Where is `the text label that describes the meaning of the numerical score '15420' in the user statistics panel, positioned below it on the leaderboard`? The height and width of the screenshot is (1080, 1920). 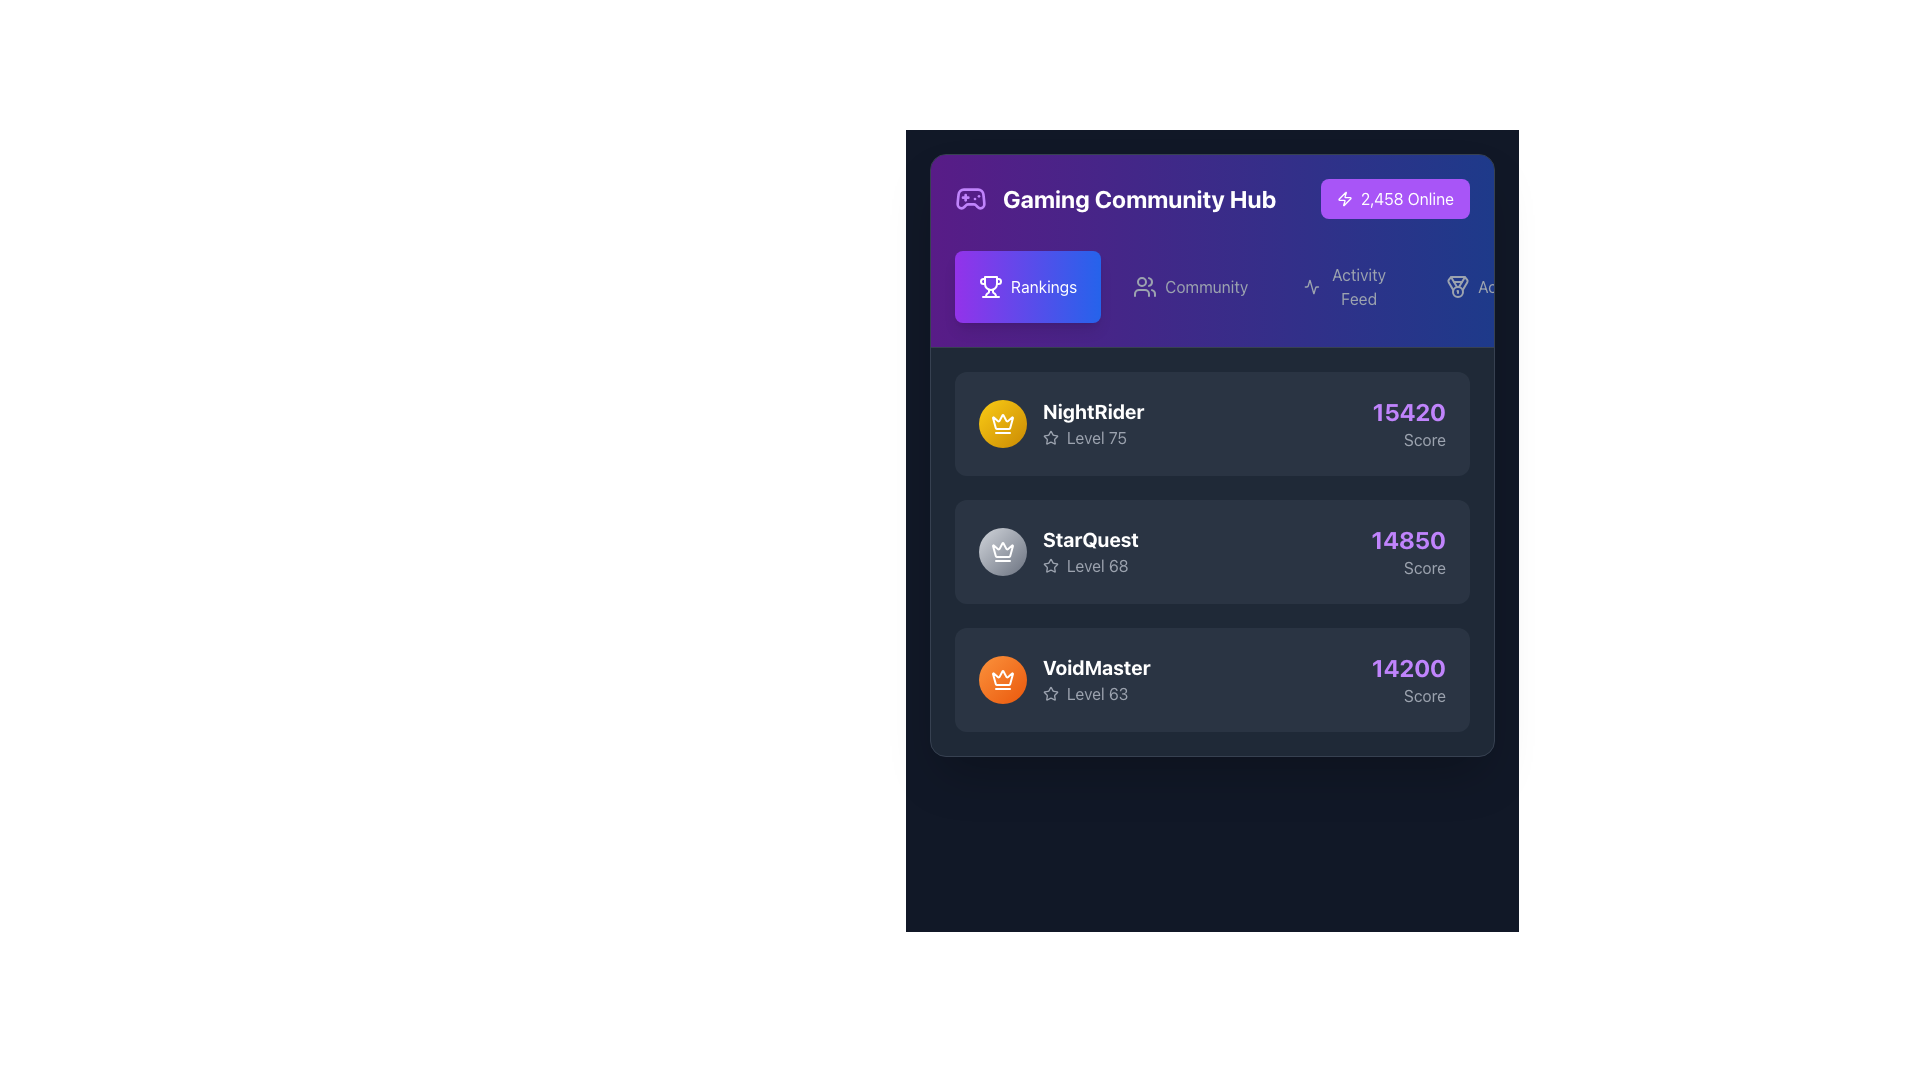
the text label that describes the meaning of the numerical score '15420' in the user statistics panel, positioned below it on the leaderboard is located at coordinates (1408, 438).